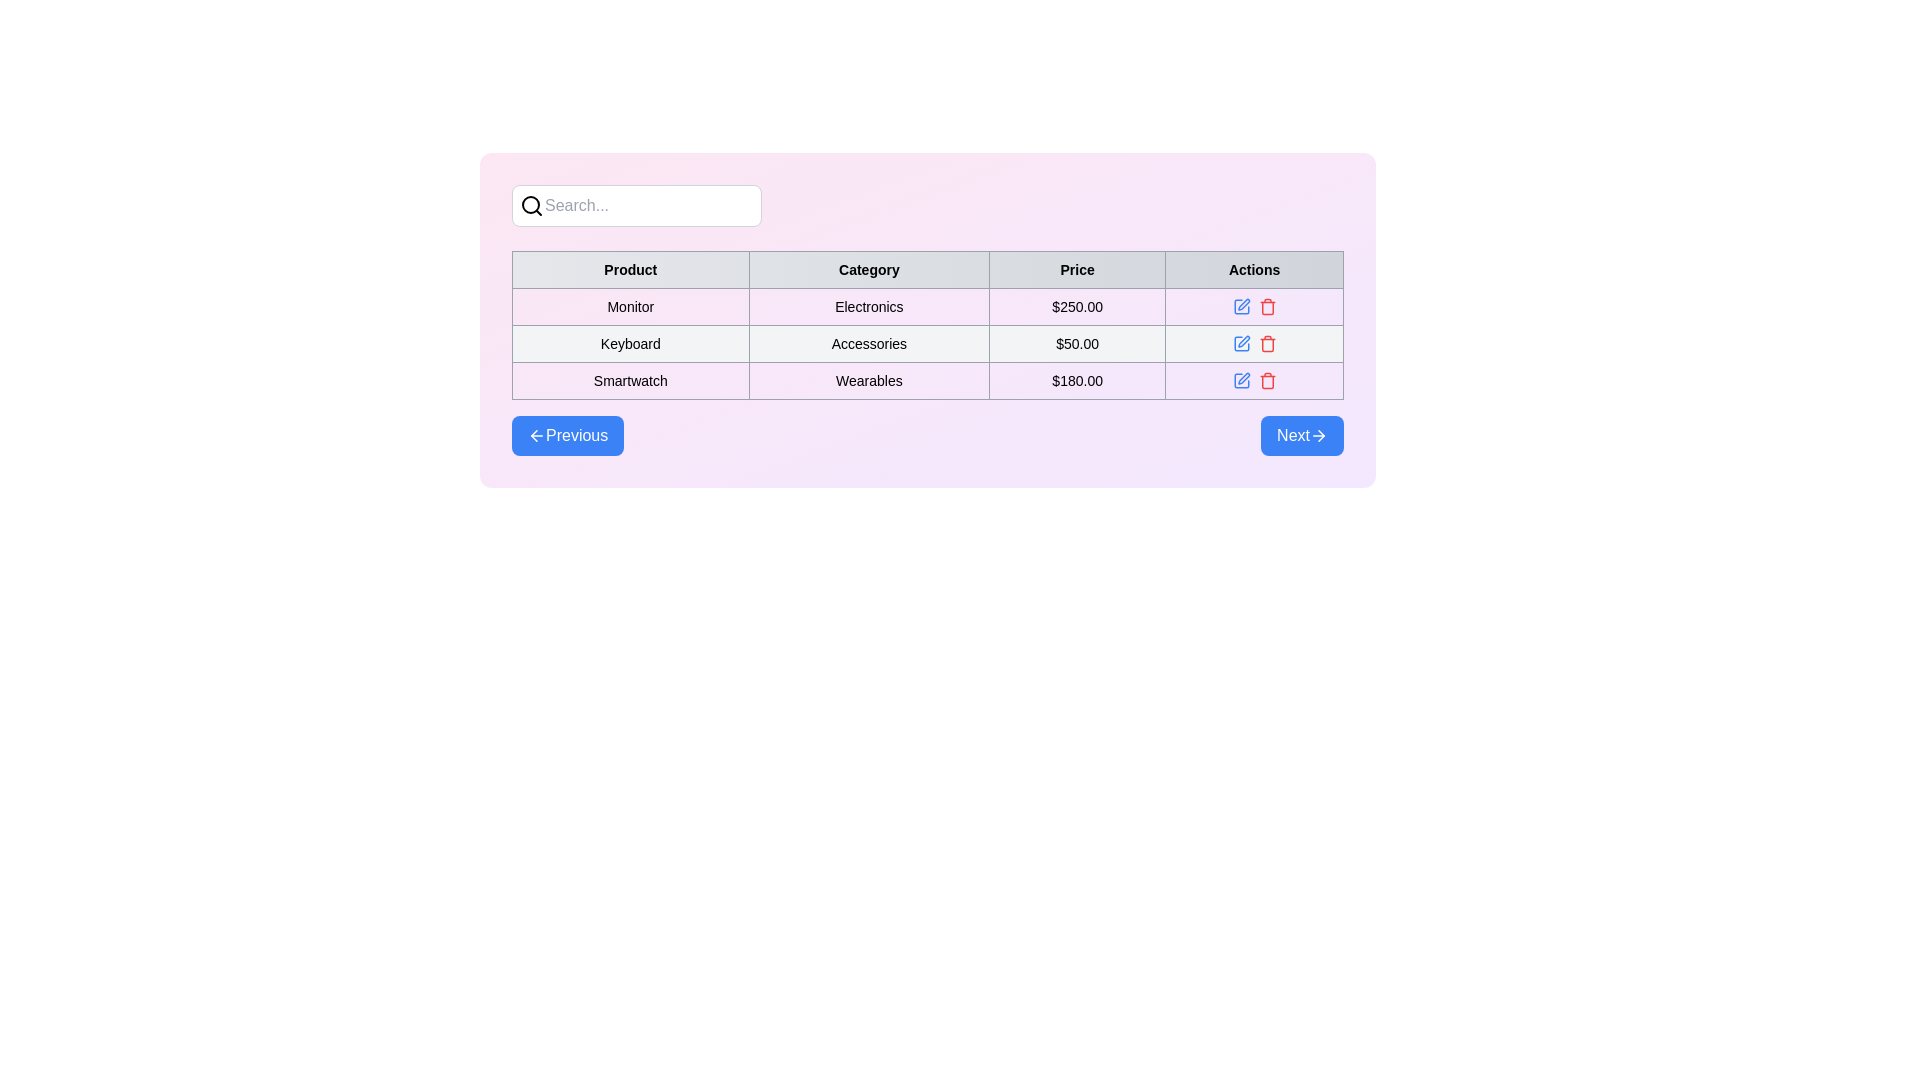 The height and width of the screenshot is (1080, 1920). I want to click on the small right-pointing arrow icon in the SVG graphic that is part of a larger SVG group, located to the right of the 'Next' button label, so click(1321, 434).